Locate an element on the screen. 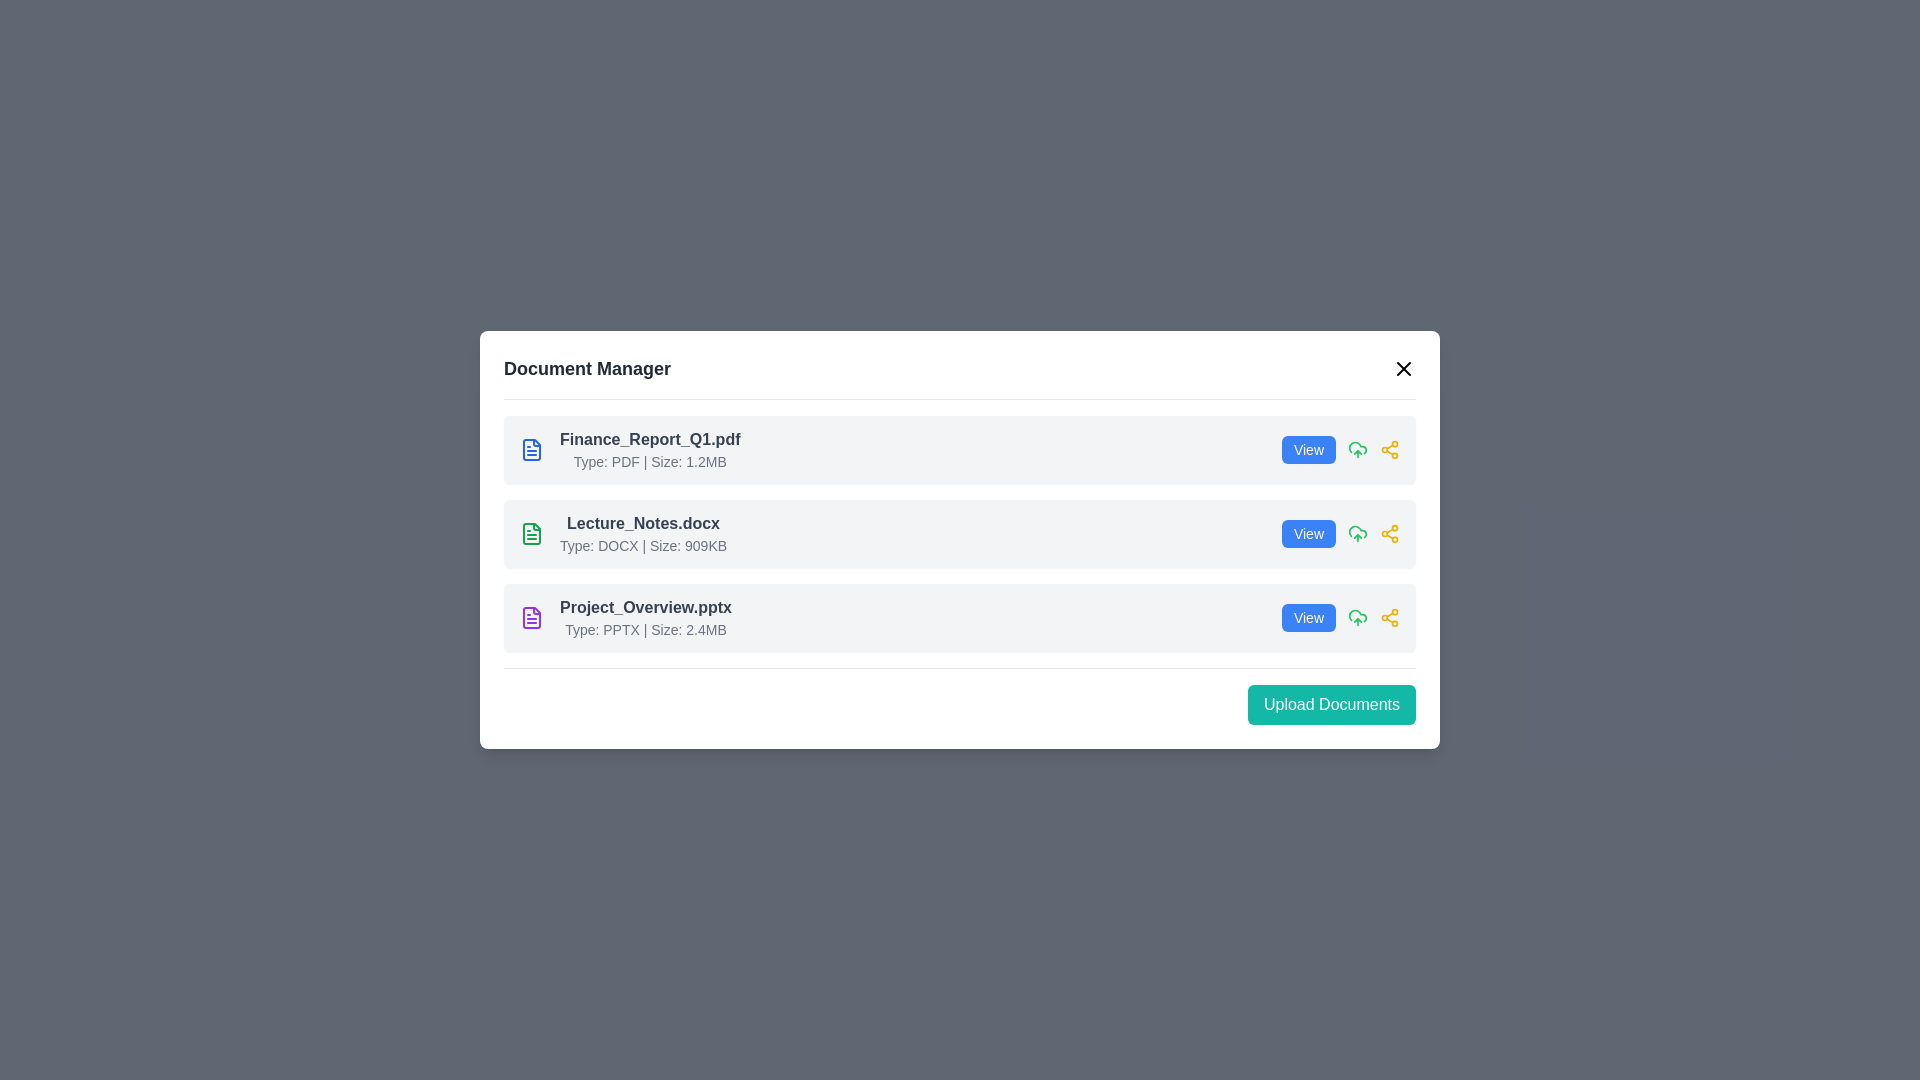 Image resolution: width=1920 pixels, height=1080 pixels. the green cloud upload icon located to the right of the blue 'View' button is located at coordinates (1358, 450).